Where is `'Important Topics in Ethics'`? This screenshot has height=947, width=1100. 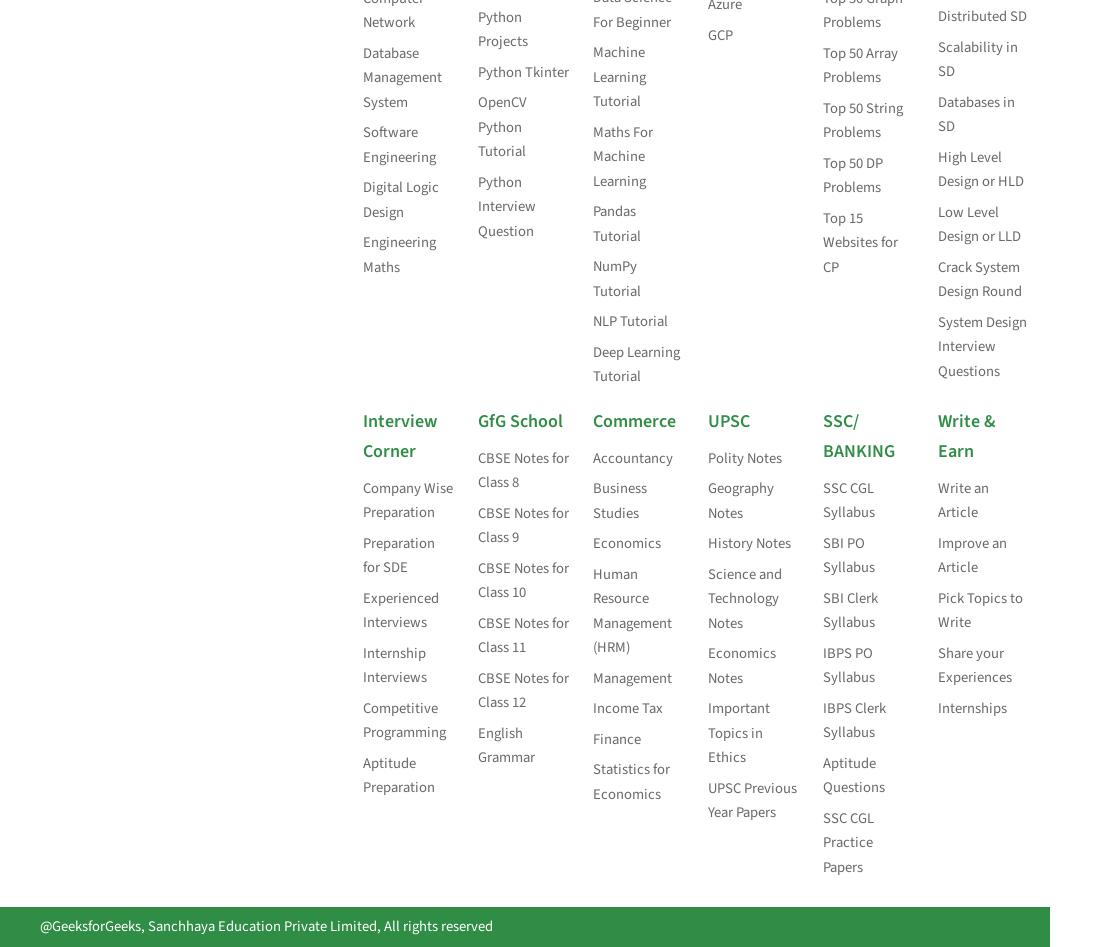 'Important Topics in Ethics' is located at coordinates (706, 731).